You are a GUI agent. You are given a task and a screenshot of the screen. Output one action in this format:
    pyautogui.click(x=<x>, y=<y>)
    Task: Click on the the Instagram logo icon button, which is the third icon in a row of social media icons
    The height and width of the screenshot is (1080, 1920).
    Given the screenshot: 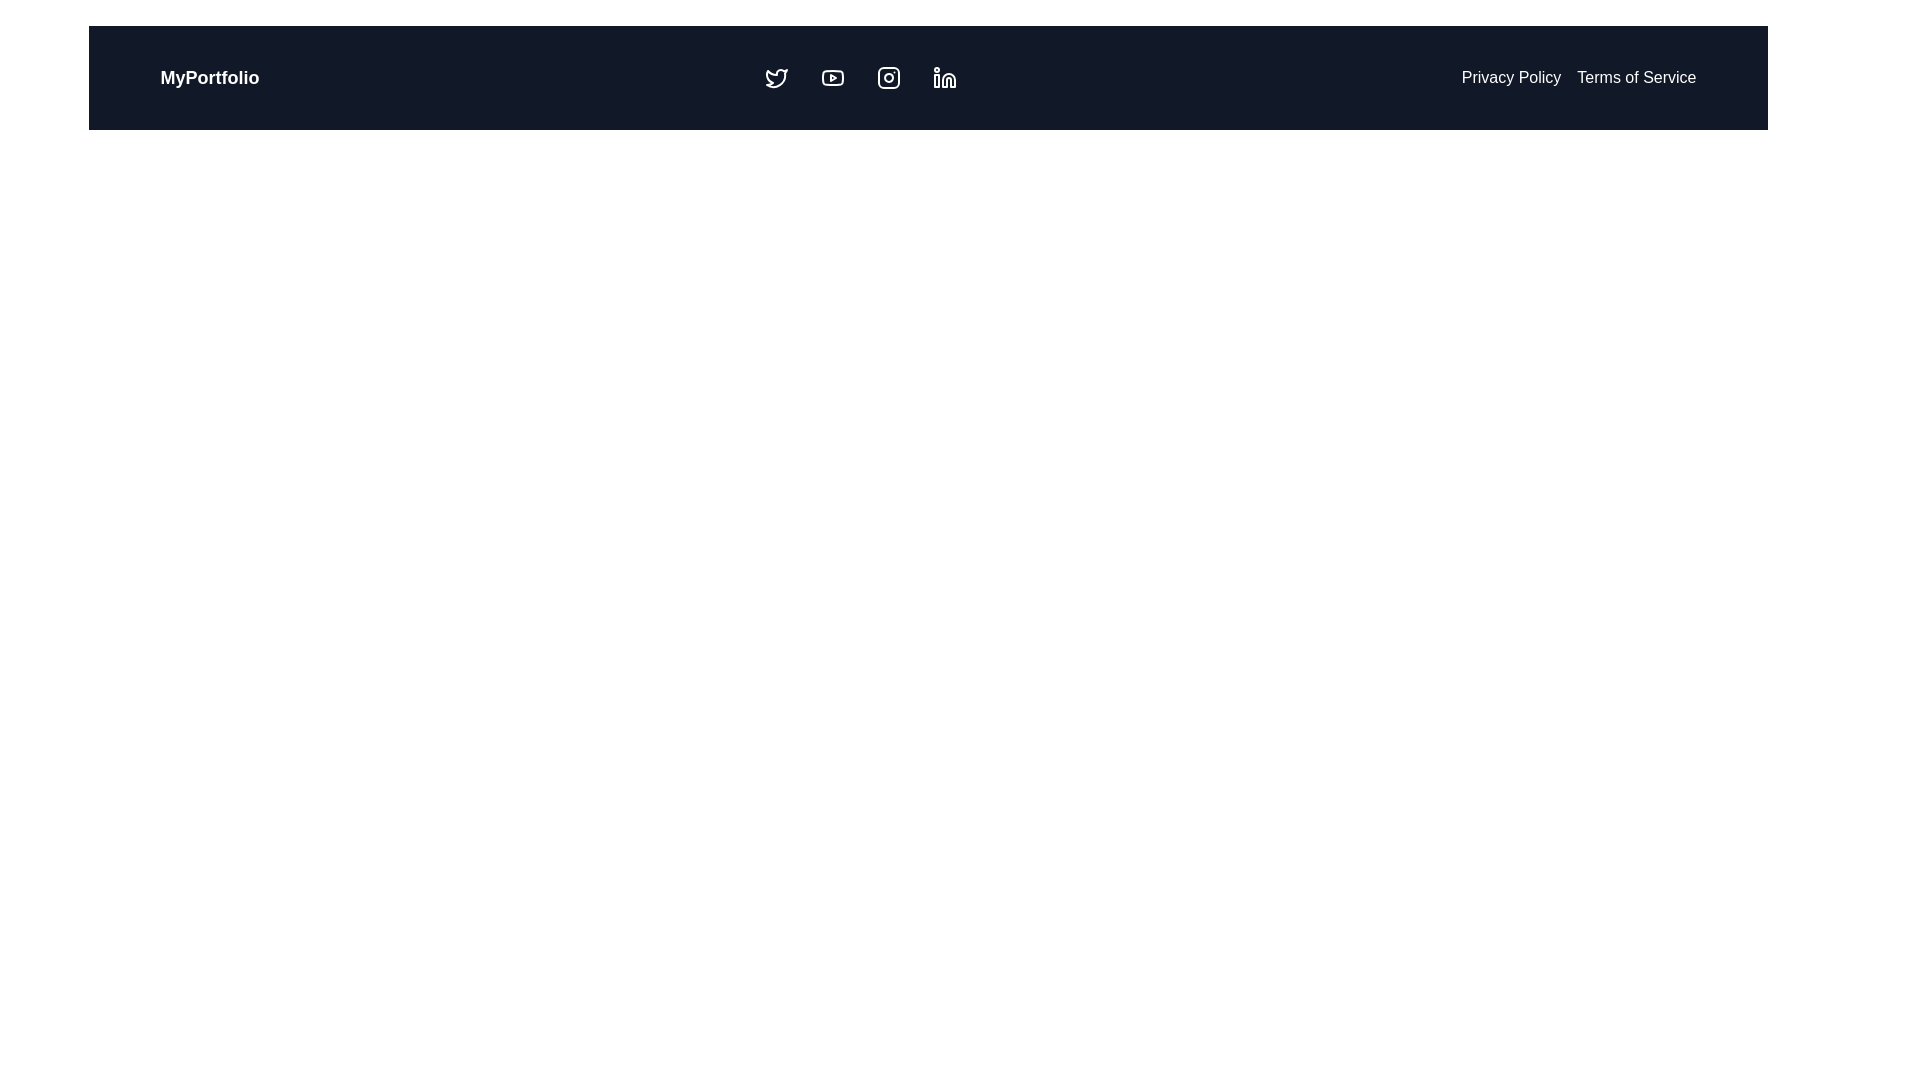 What is the action you would take?
    pyautogui.click(x=887, y=76)
    